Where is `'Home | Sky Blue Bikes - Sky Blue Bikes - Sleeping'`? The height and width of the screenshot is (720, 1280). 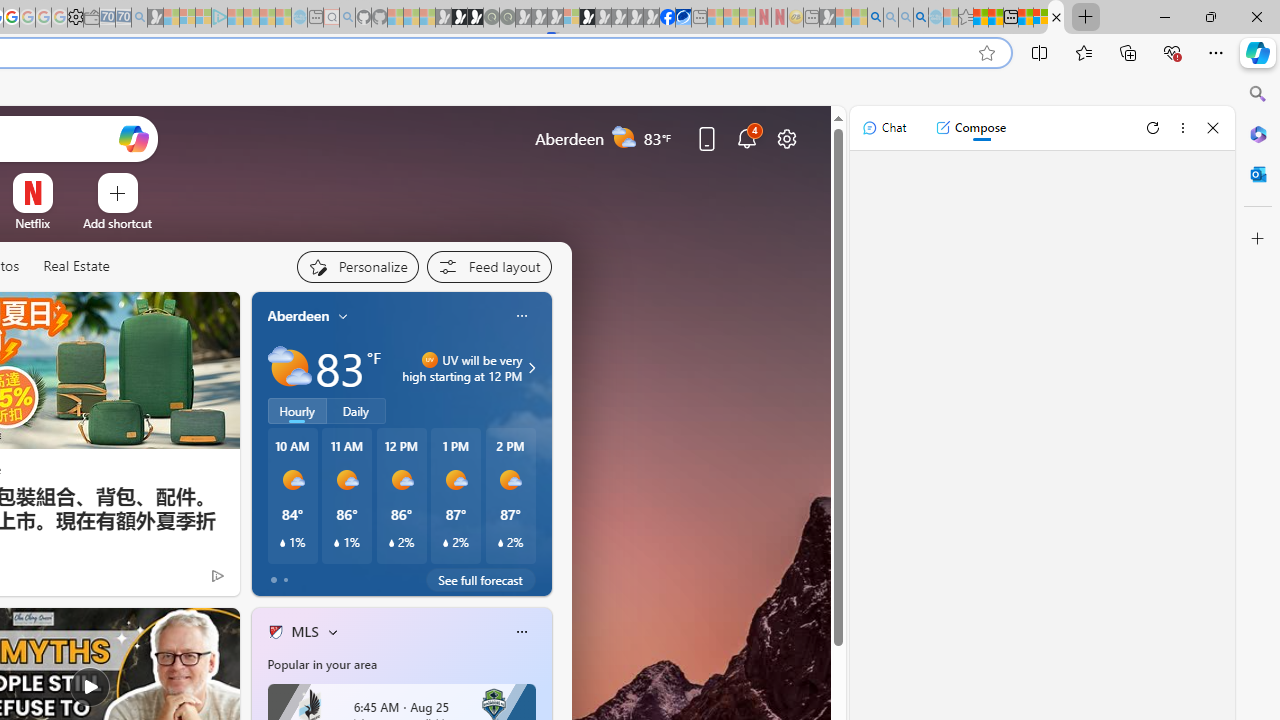 'Home | Sky Blue Bikes - Sky Blue Bikes - Sleeping' is located at coordinates (298, 17).